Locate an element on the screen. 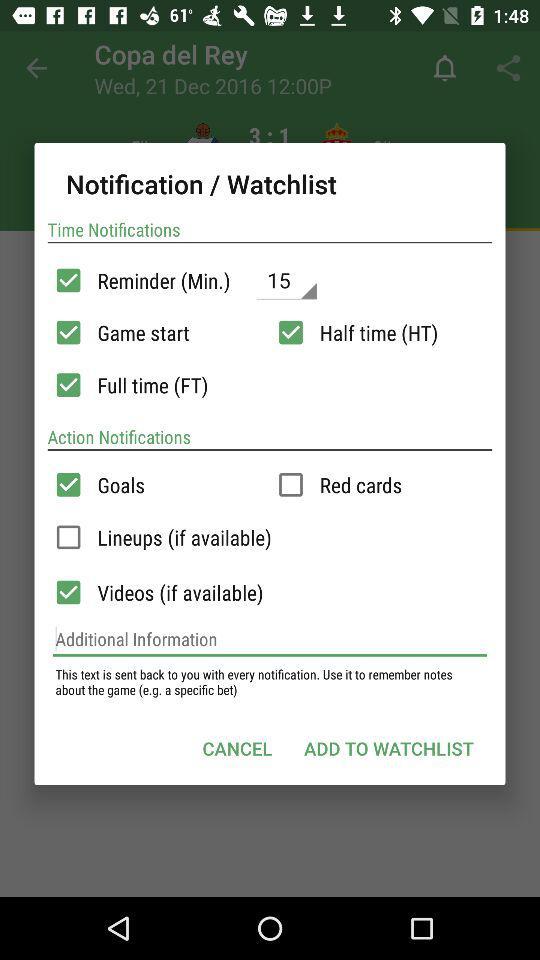  turn off game start notification is located at coordinates (67, 332).